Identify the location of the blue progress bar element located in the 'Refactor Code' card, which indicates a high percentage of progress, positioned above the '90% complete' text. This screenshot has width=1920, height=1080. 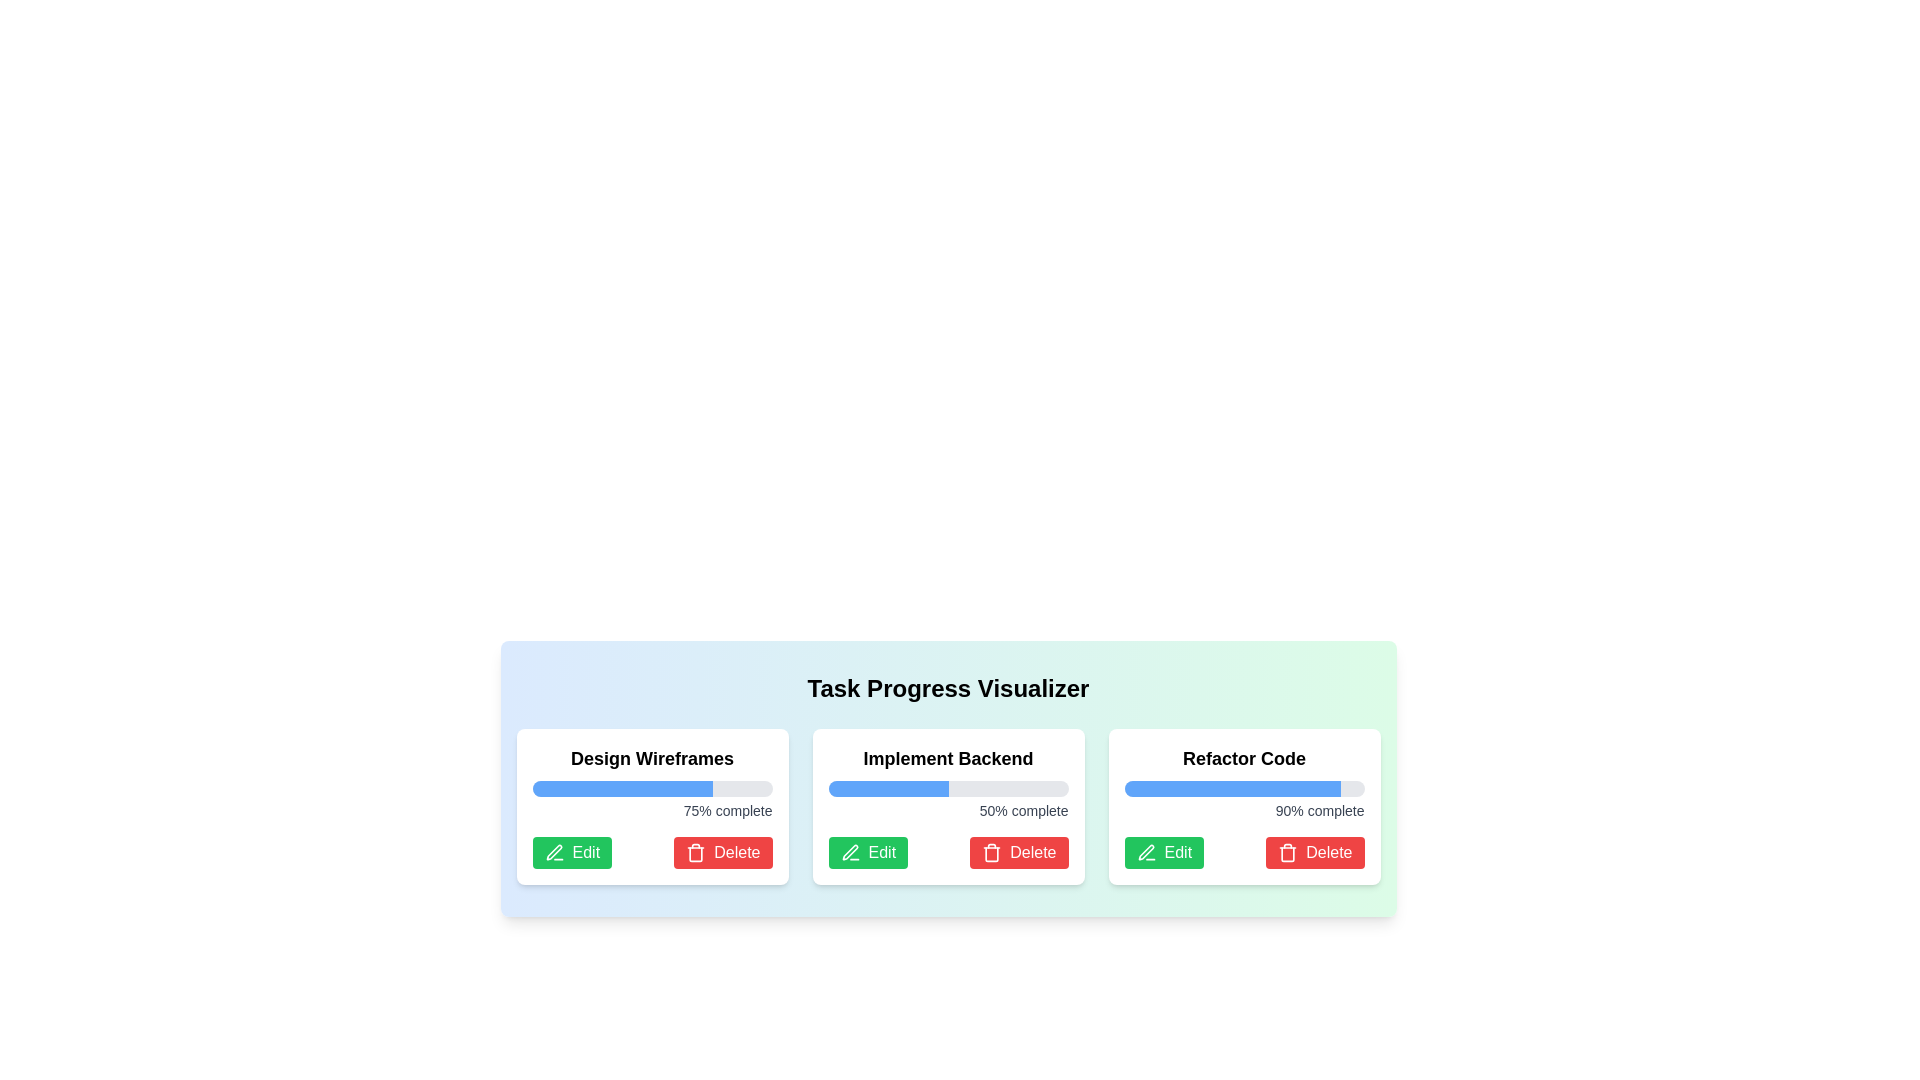
(1231, 788).